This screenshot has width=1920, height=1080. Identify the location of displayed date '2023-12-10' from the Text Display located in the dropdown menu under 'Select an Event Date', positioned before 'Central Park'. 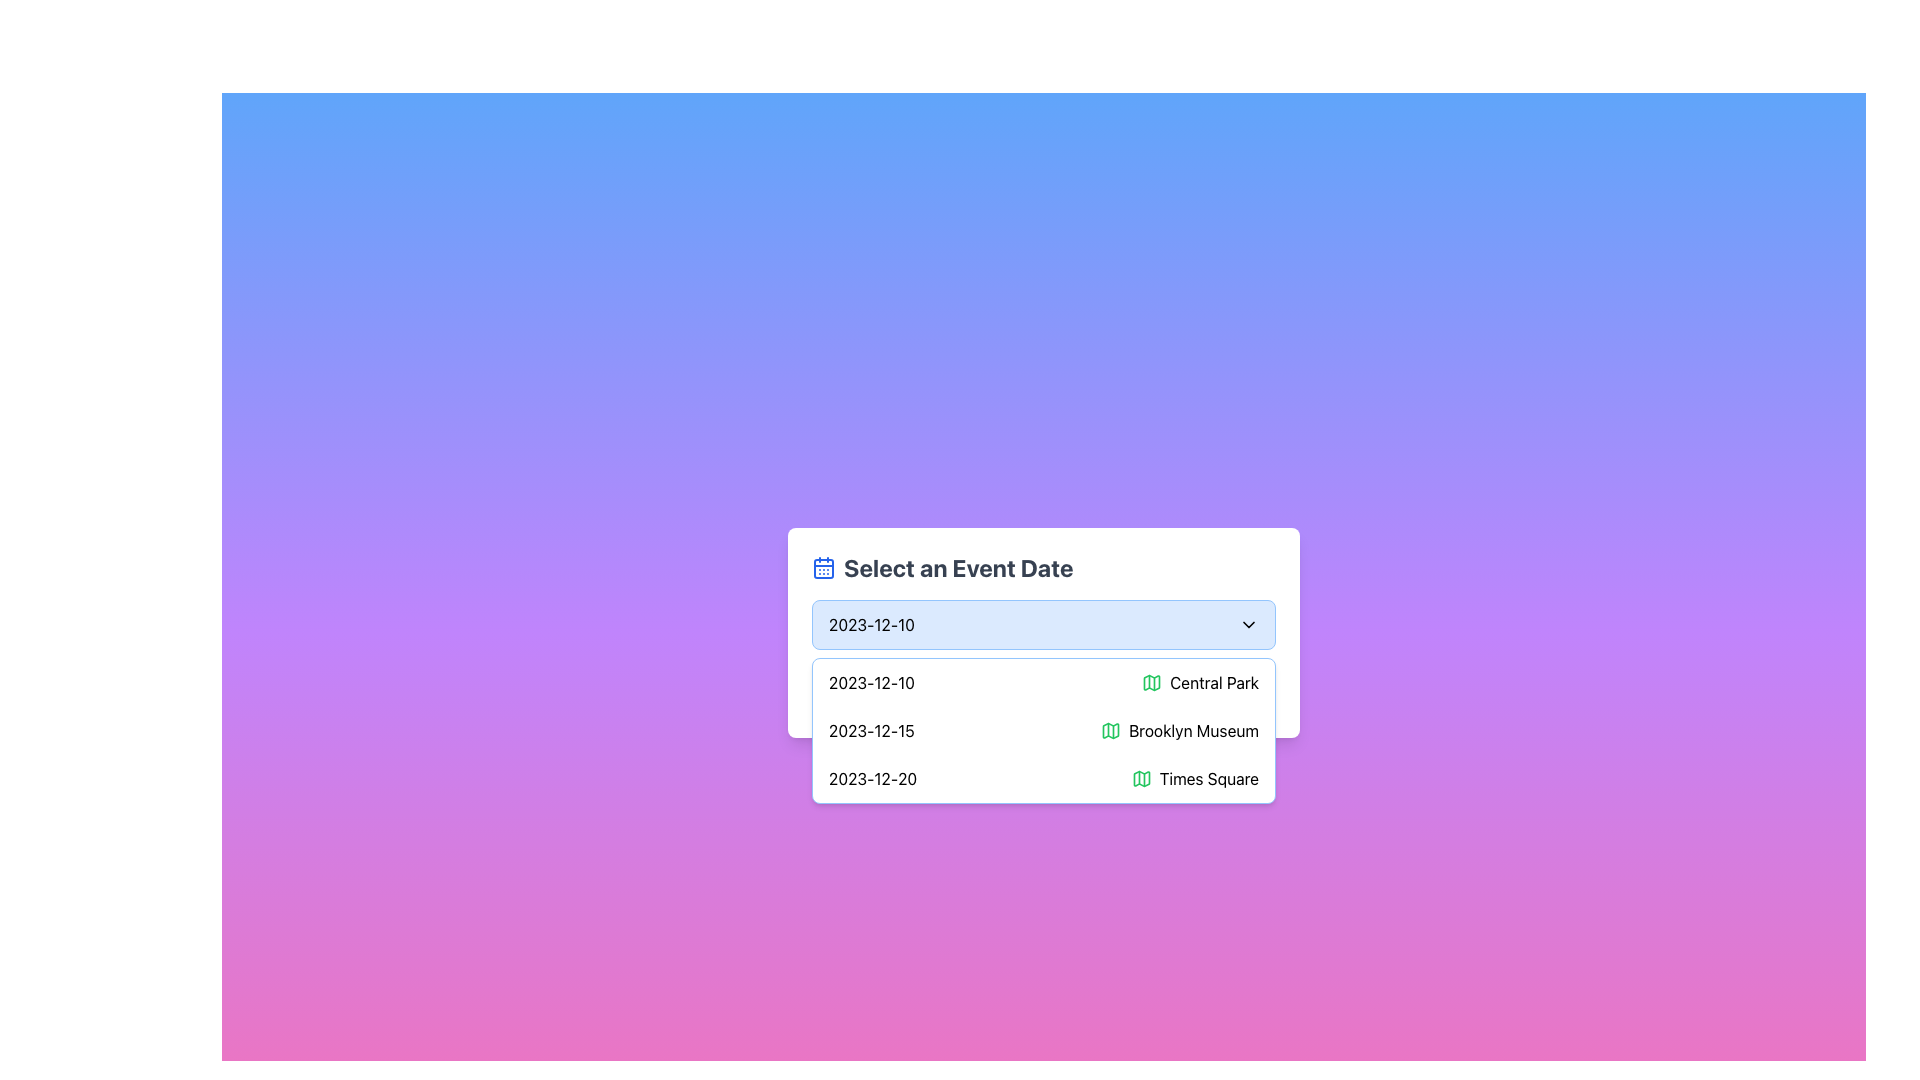
(872, 681).